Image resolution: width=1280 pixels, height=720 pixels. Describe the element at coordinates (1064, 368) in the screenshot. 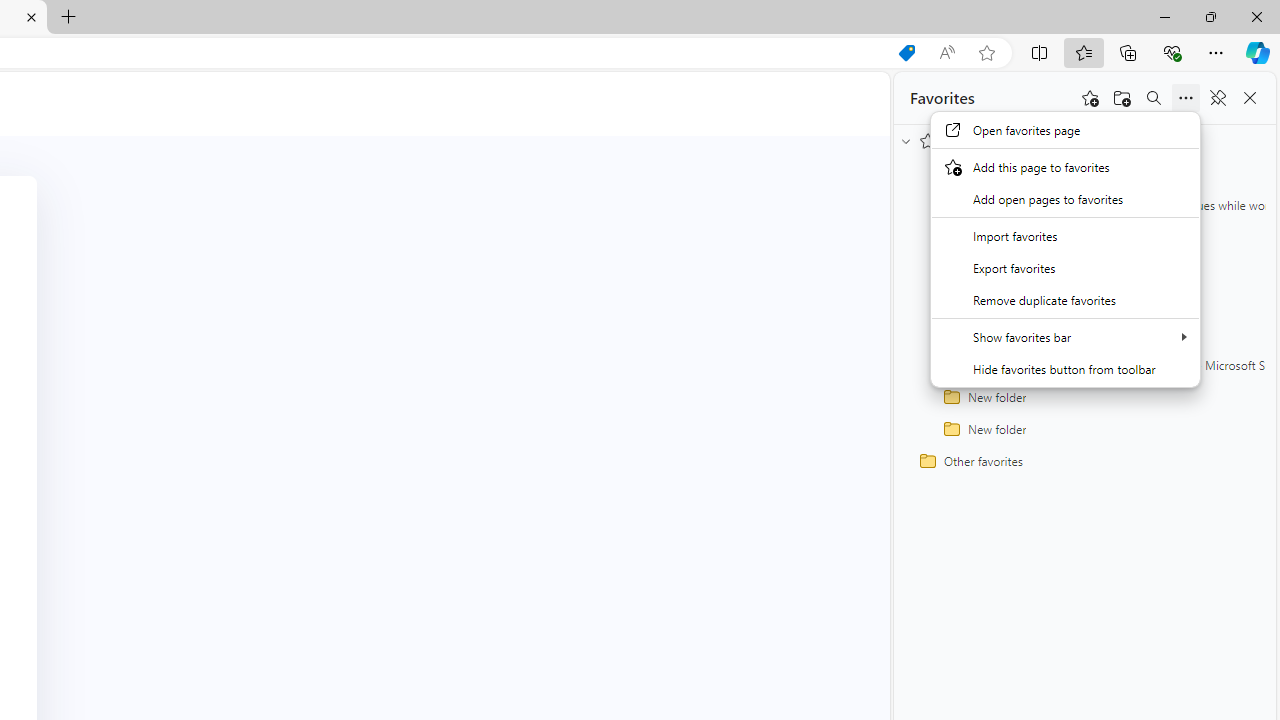

I see `'Hide favorites button from toolbar'` at that location.